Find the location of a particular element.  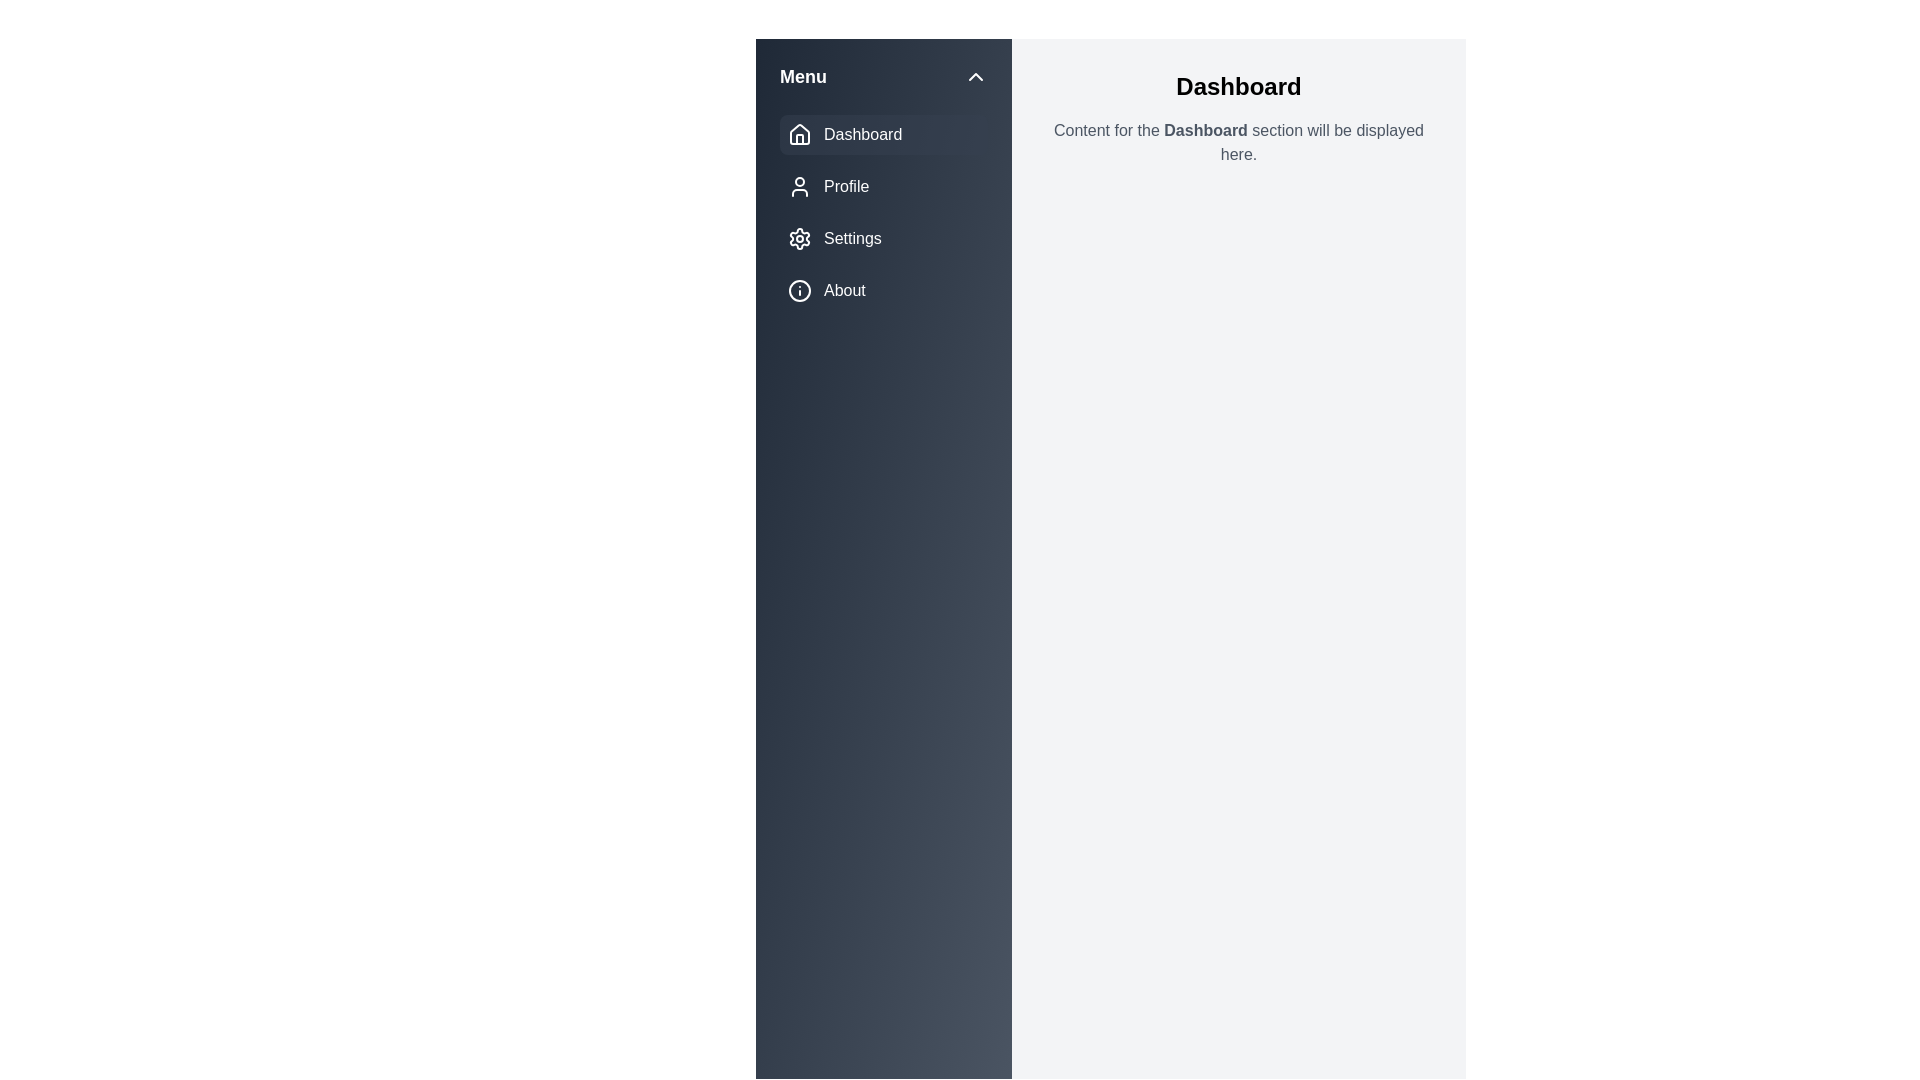

the 'Profile' navigation menu item, which is the second item in the vertical navigation menu in the left-hand sidebar is located at coordinates (882, 186).